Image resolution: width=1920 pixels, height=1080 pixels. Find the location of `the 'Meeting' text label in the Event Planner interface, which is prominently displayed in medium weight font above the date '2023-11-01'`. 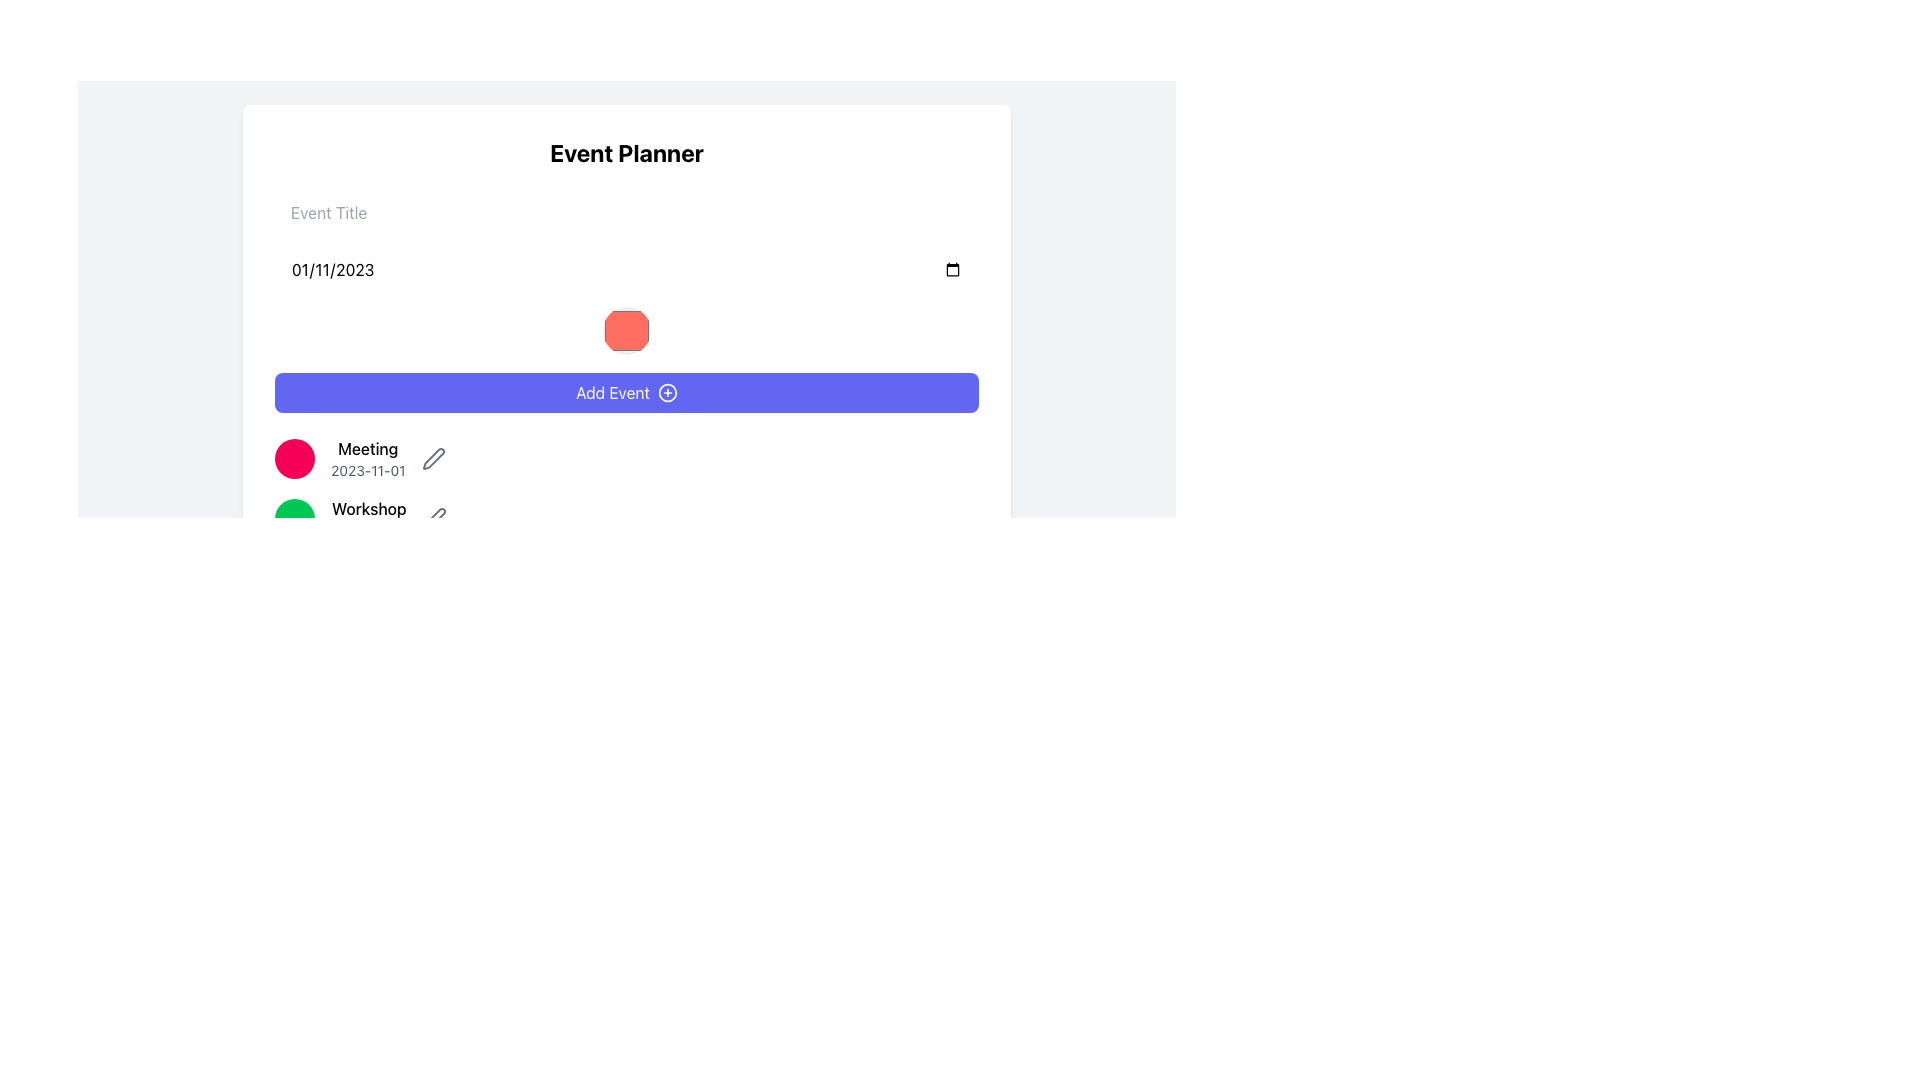

the 'Meeting' text label in the Event Planner interface, which is prominently displayed in medium weight font above the date '2023-11-01' is located at coordinates (368, 447).